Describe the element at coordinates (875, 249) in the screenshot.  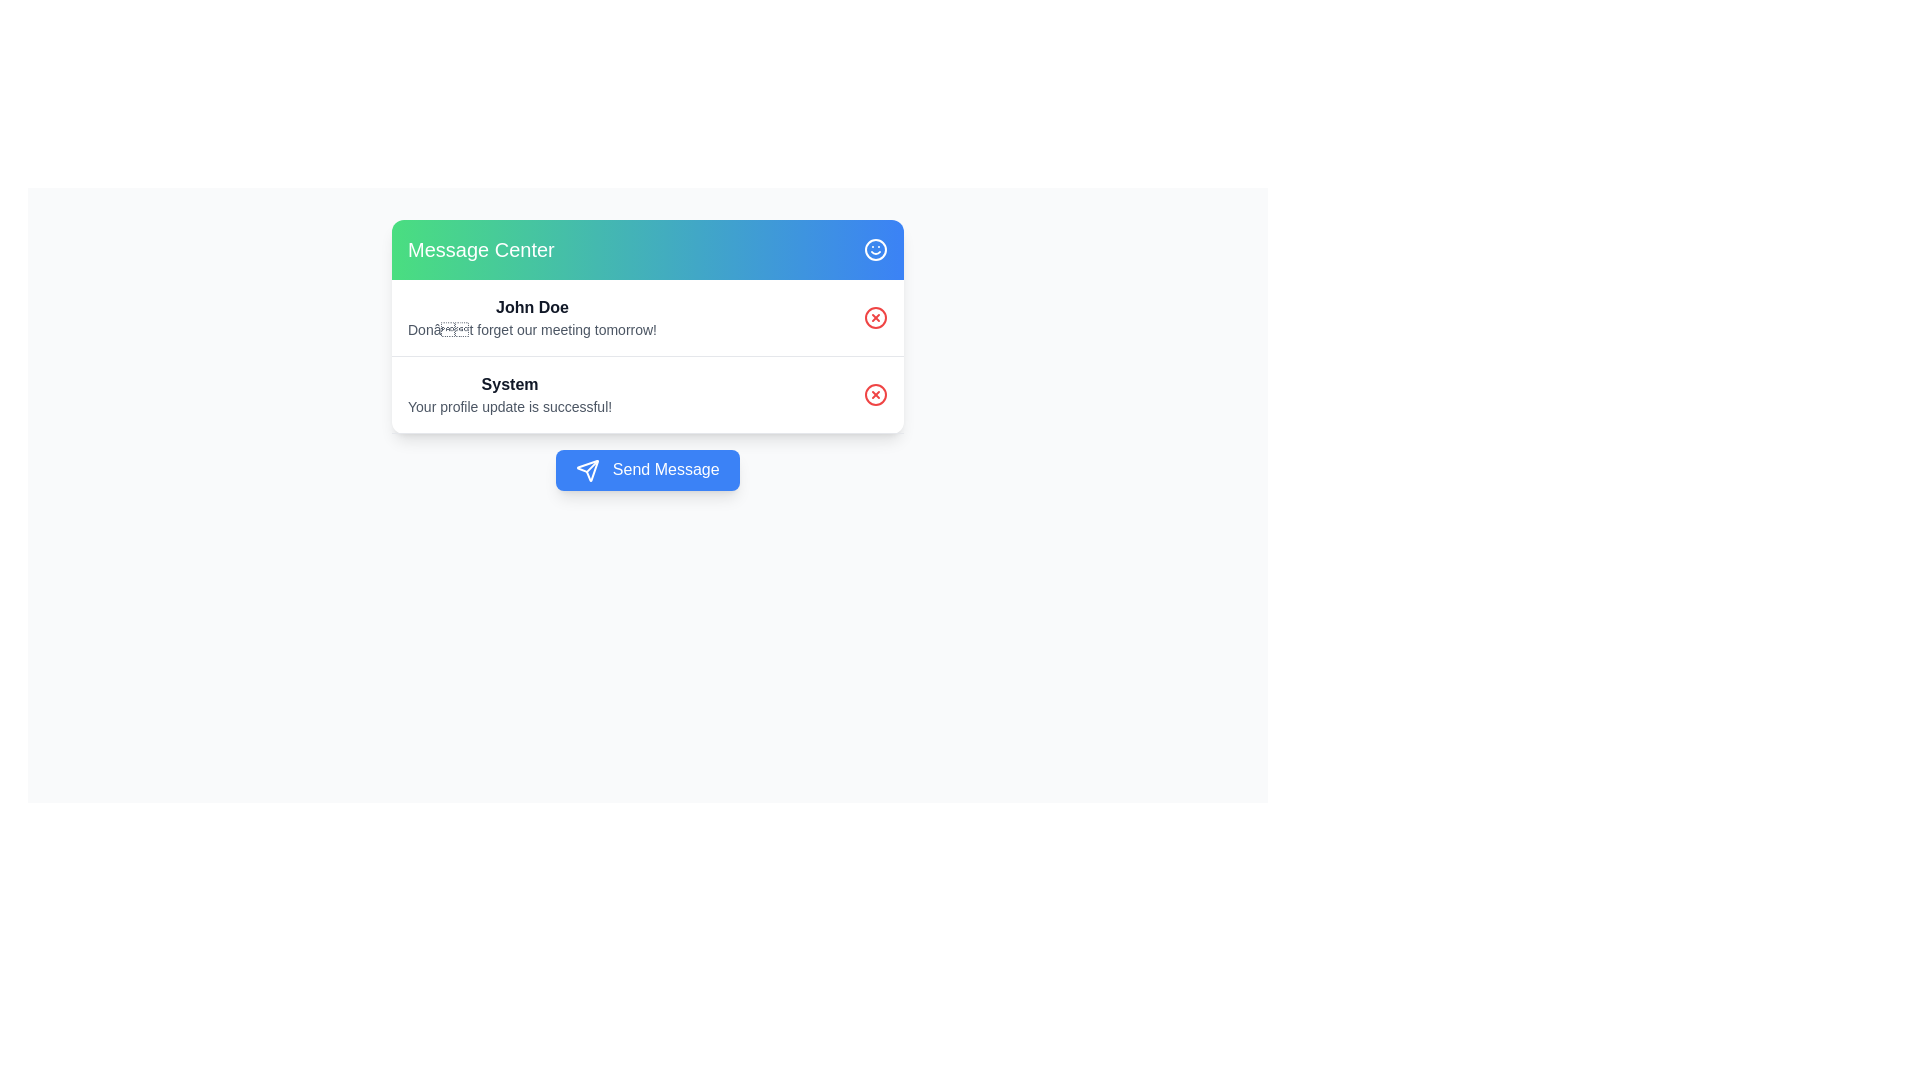
I see `the Decorative Icon in the top-right corner of the 'Message Center' header, which is a circular smiley face with a blue background and white facial features` at that location.